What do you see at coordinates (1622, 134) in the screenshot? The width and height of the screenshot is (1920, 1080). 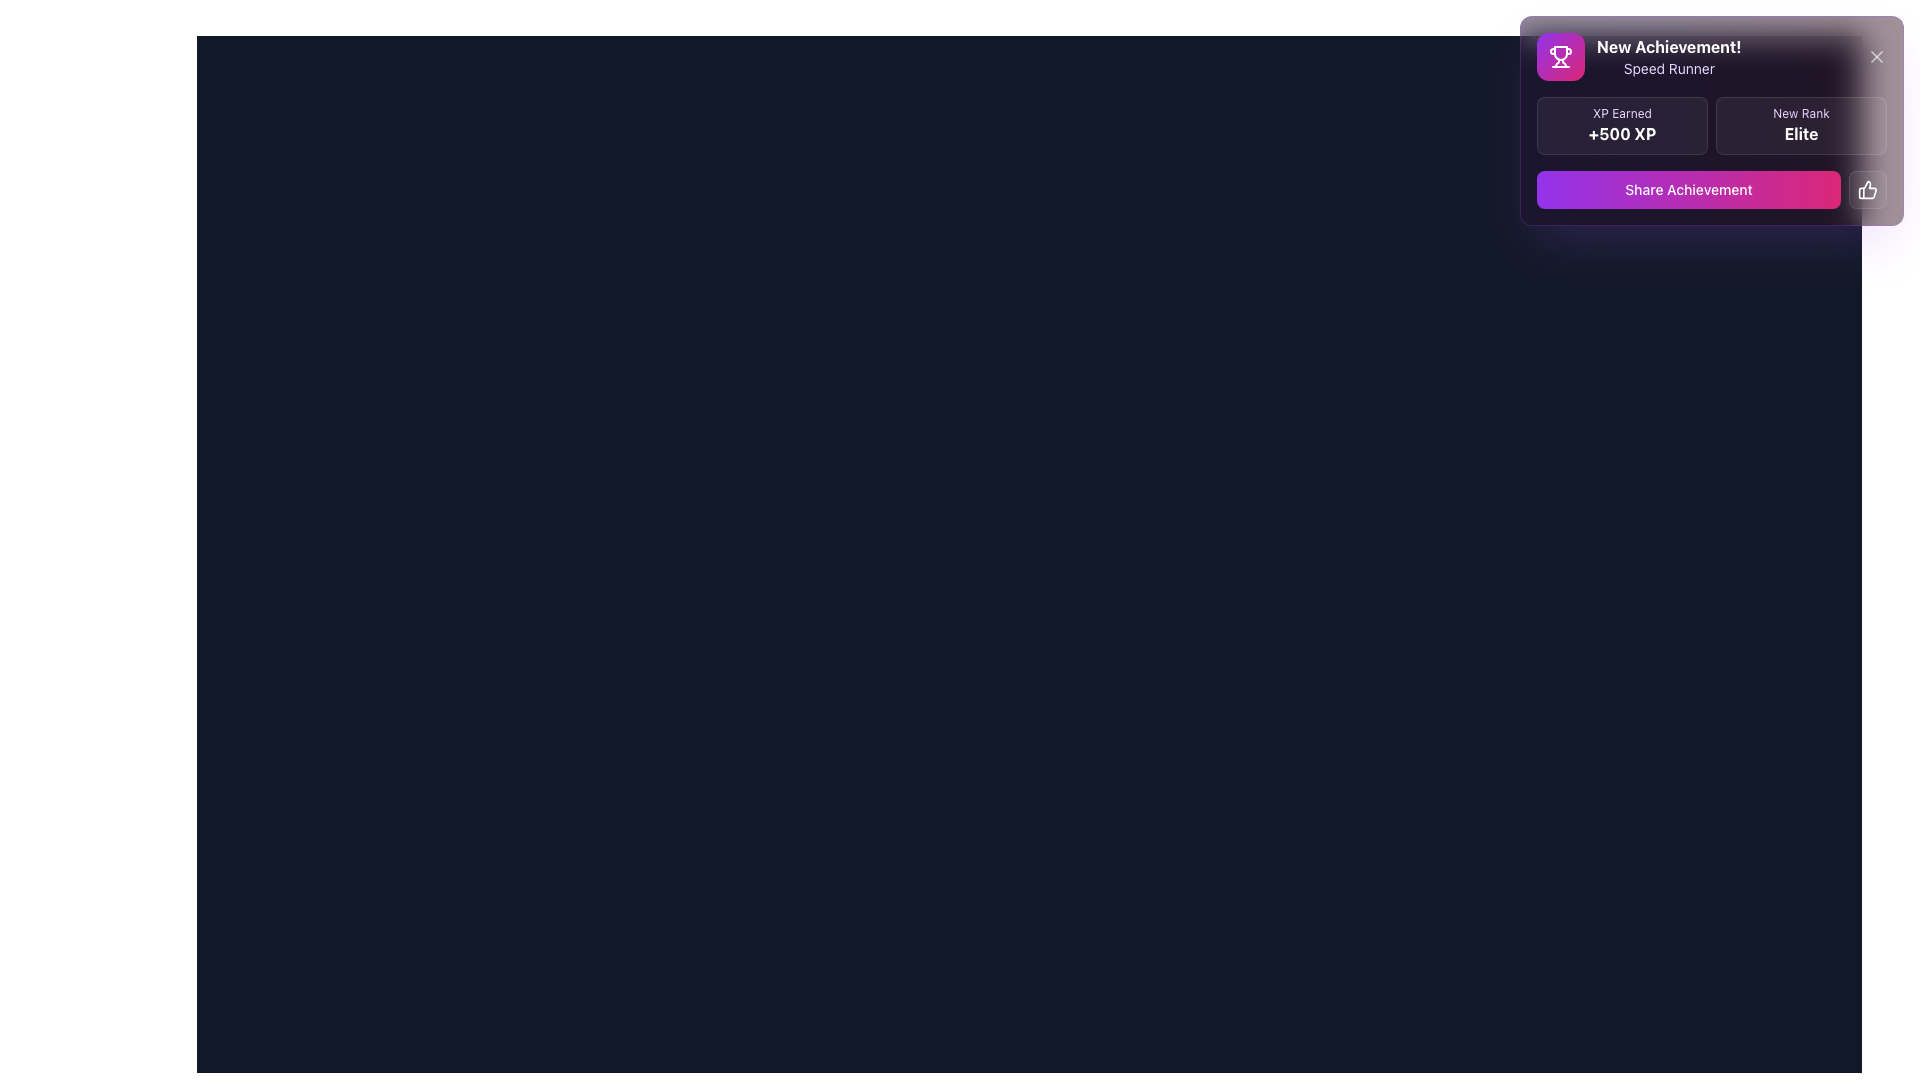 I see `the text label displaying '+500 XP' in bold white font, located in the upper right corner of the interface within the pop-up box` at bounding box center [1622, 134].